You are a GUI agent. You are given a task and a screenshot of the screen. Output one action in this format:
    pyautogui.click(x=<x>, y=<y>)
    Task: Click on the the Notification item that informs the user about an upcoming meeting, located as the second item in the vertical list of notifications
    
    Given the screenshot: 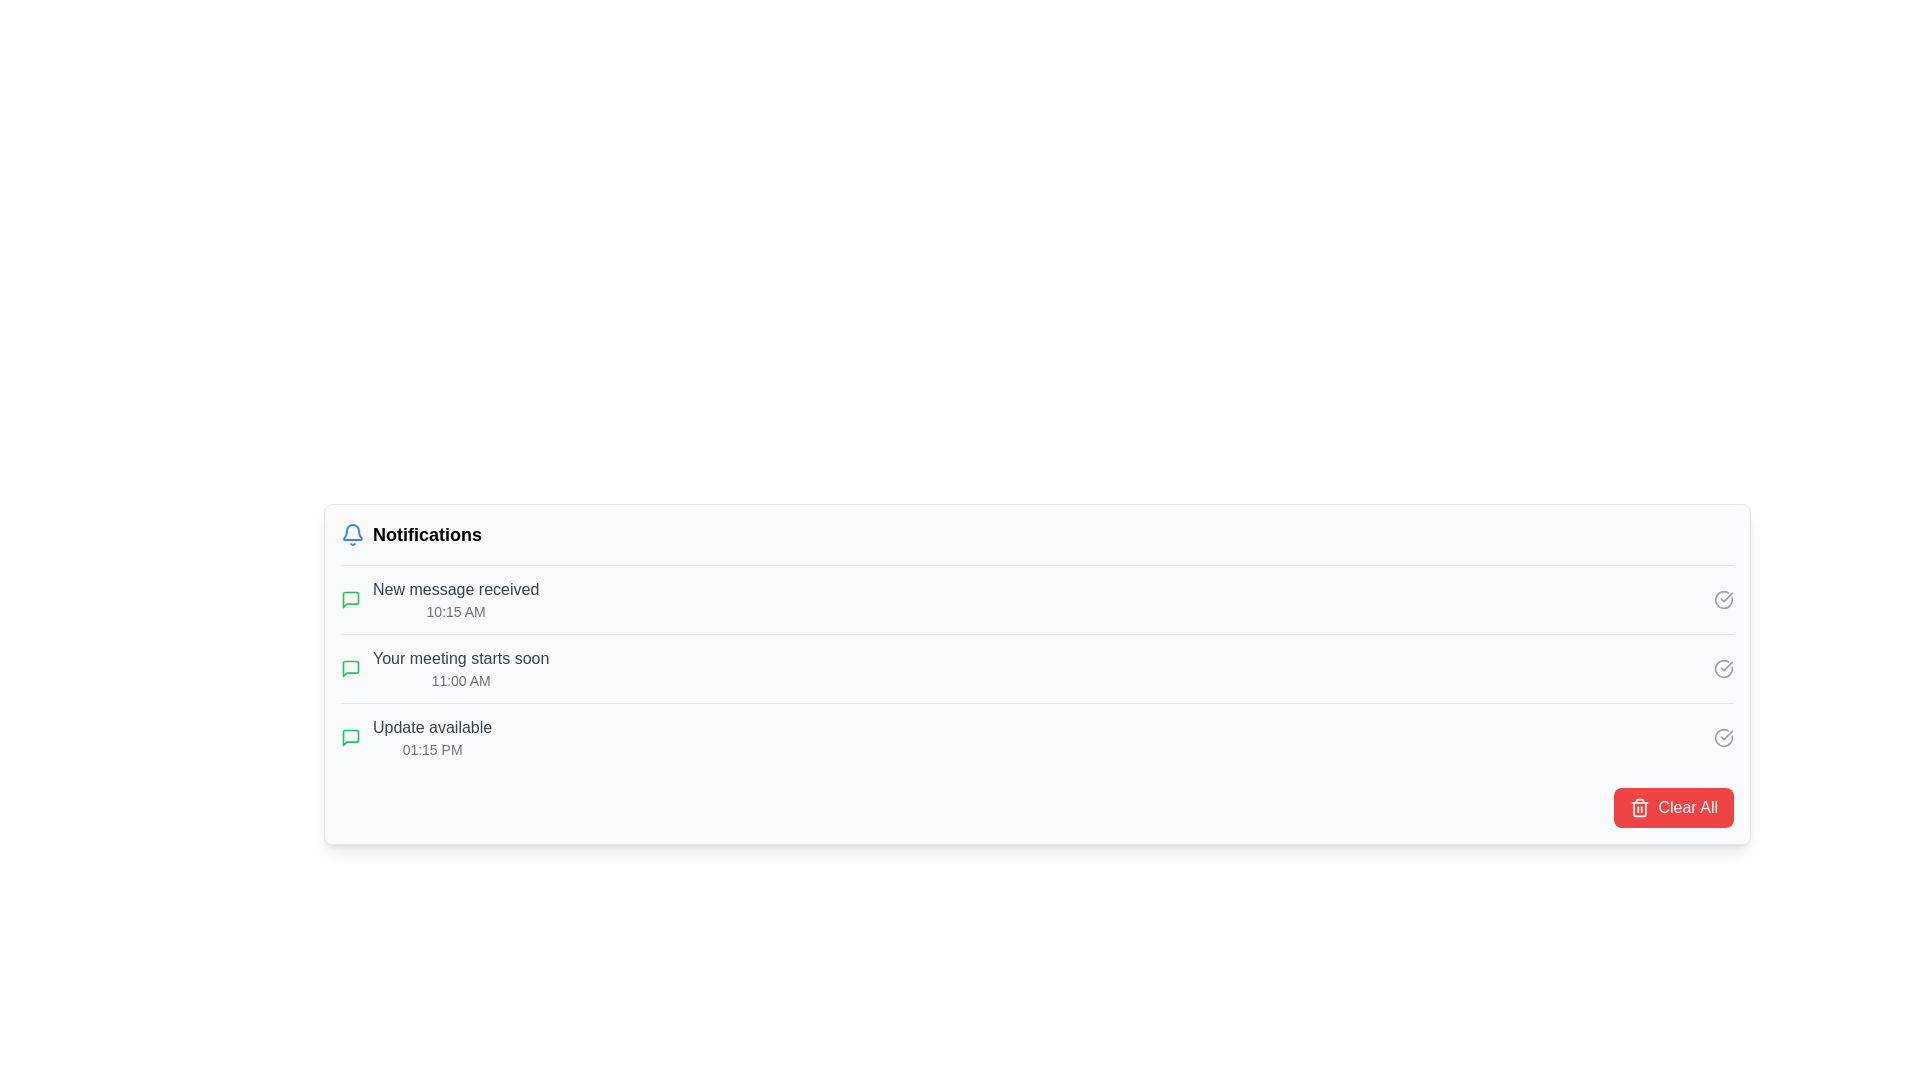 What is the action you would take?
    pyautogui.click(x=460, y=668)
    